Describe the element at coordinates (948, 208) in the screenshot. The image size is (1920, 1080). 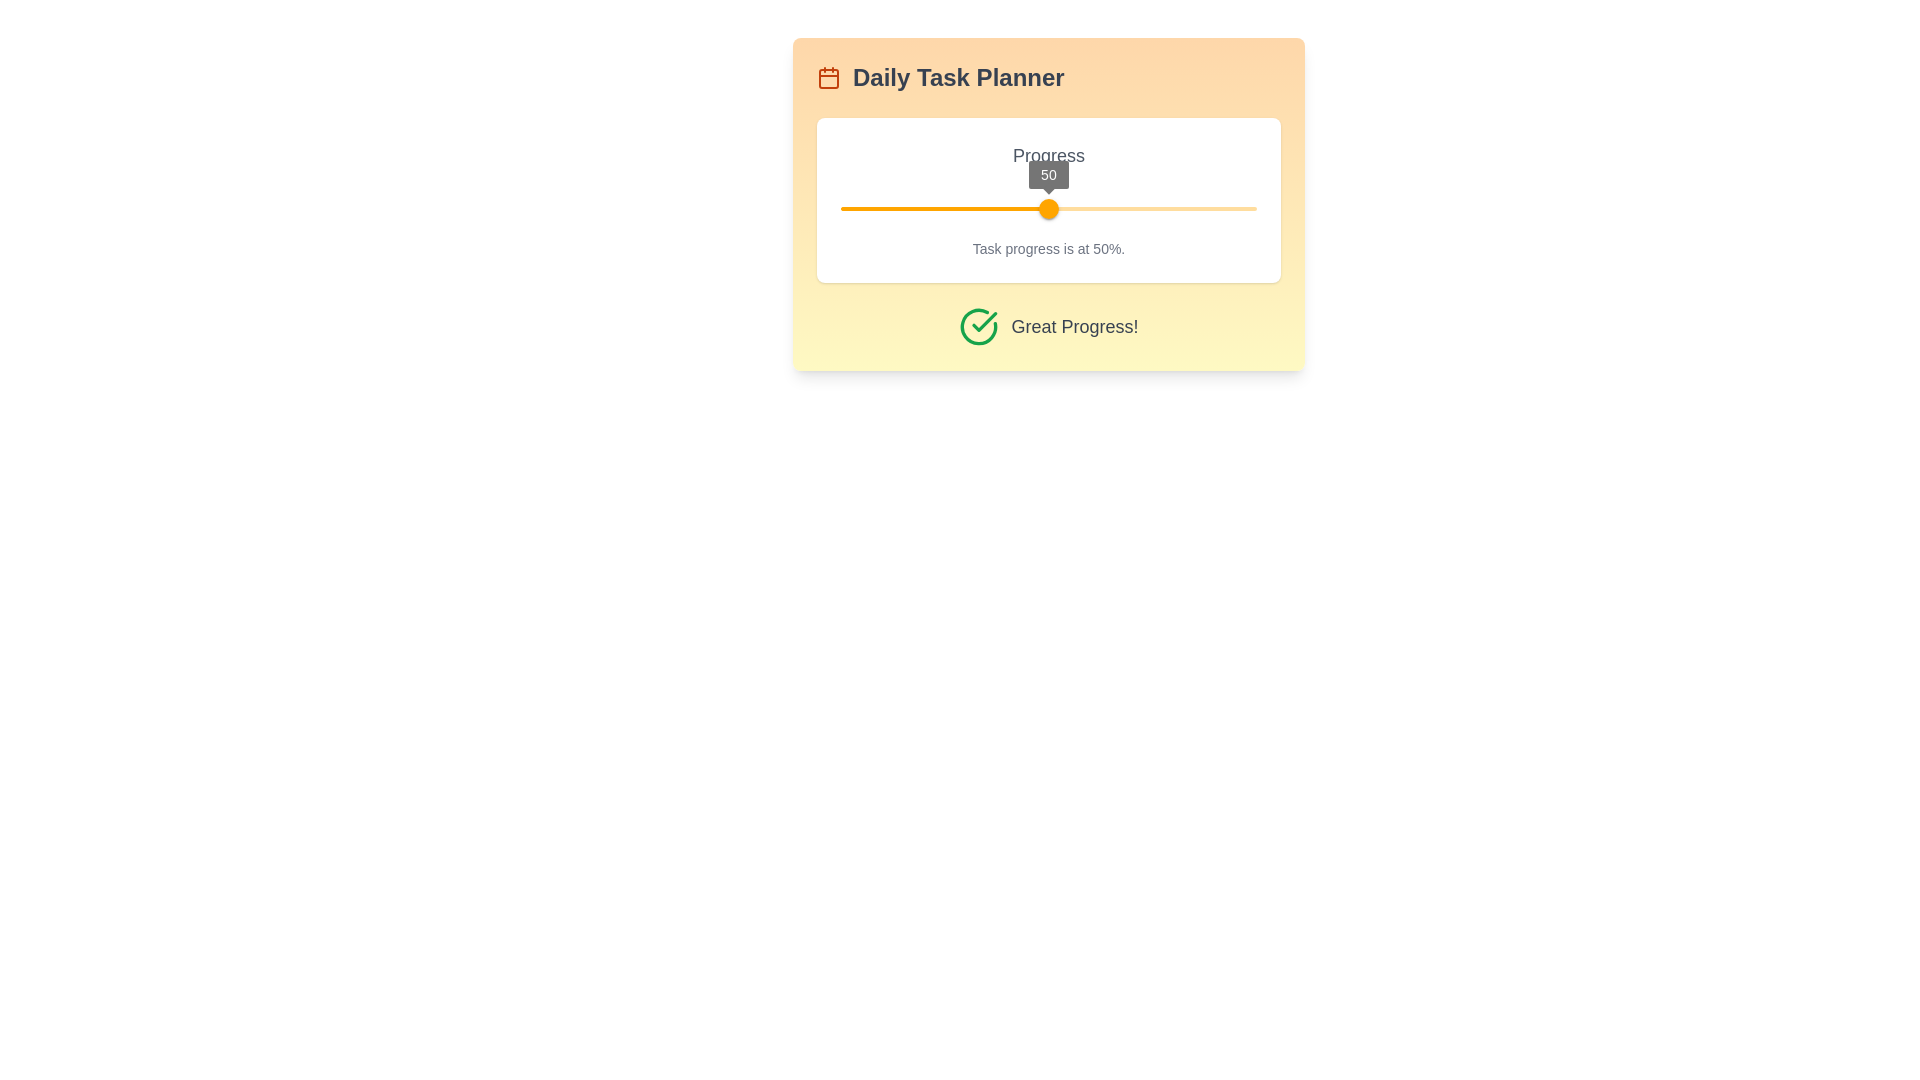
I see `the progress value` at that location.